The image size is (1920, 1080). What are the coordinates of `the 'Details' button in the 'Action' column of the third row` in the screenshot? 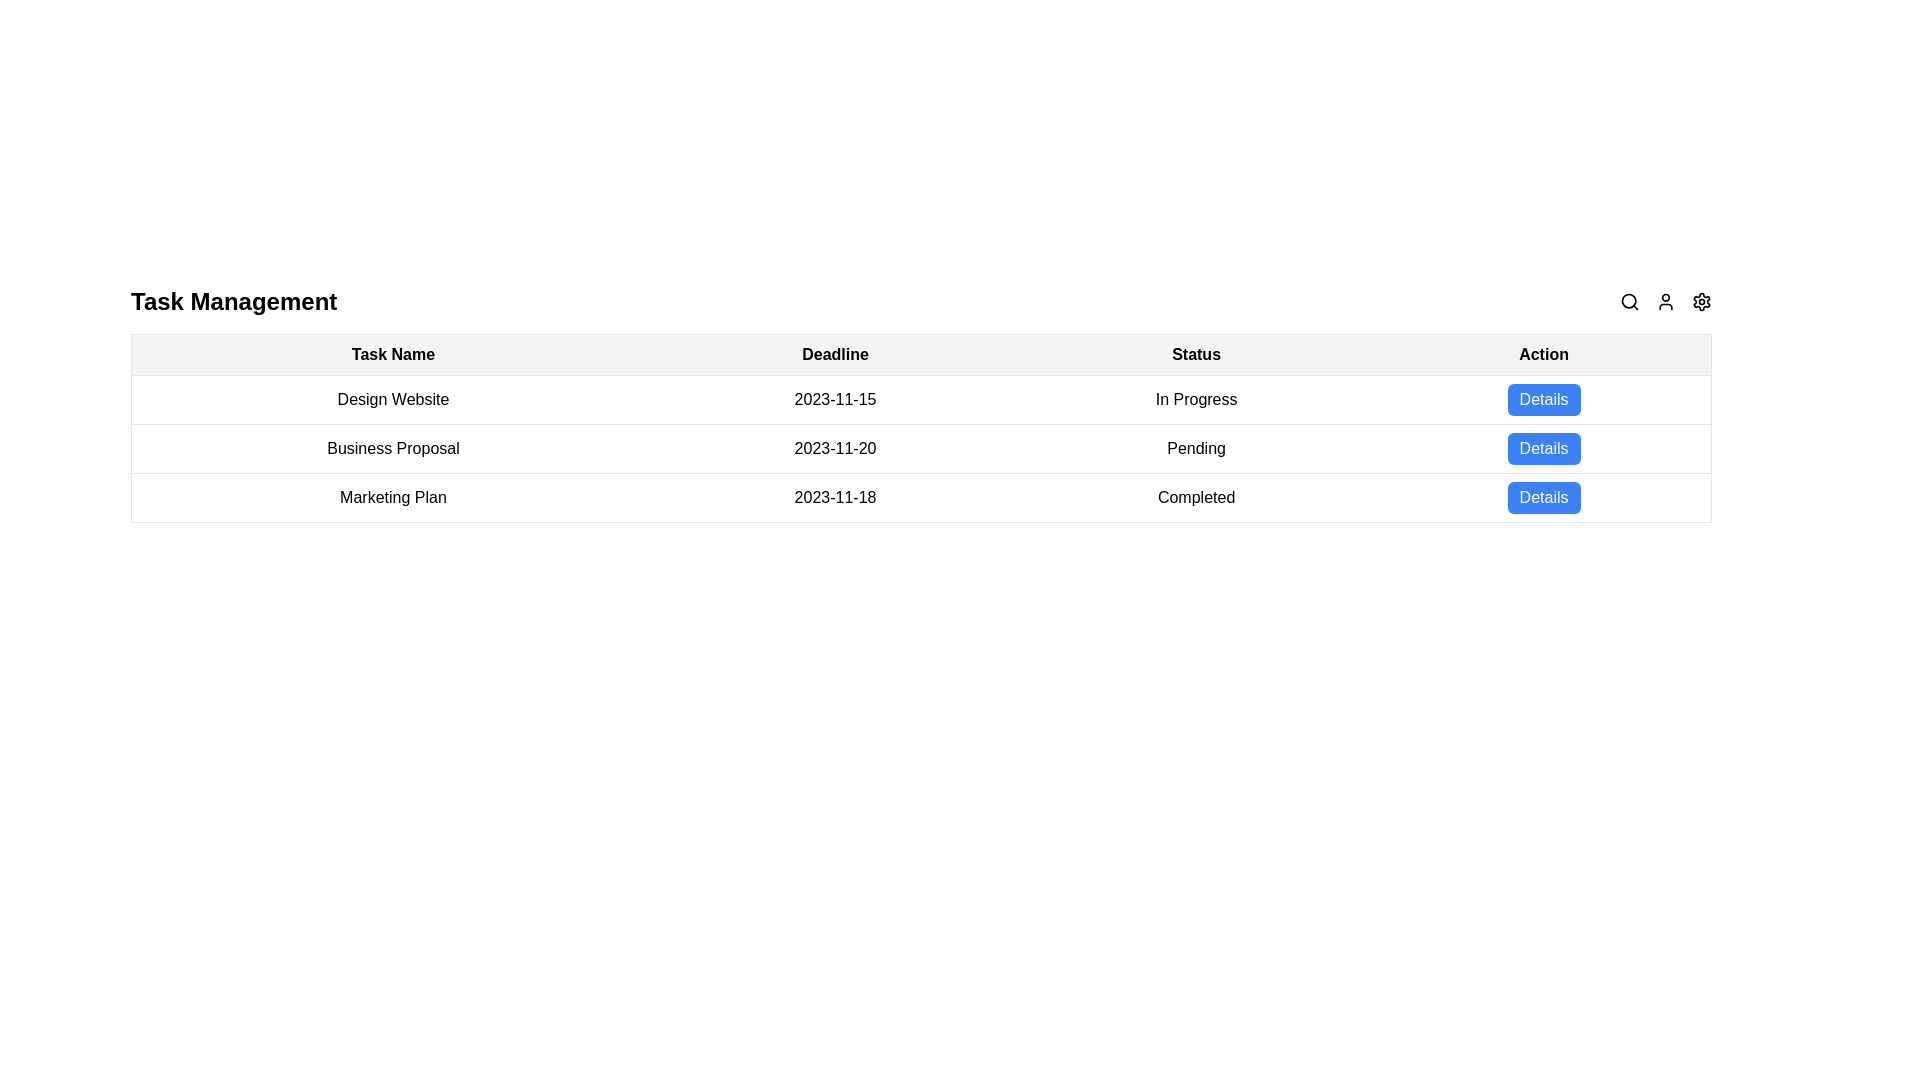 It's located at (1543, 496).